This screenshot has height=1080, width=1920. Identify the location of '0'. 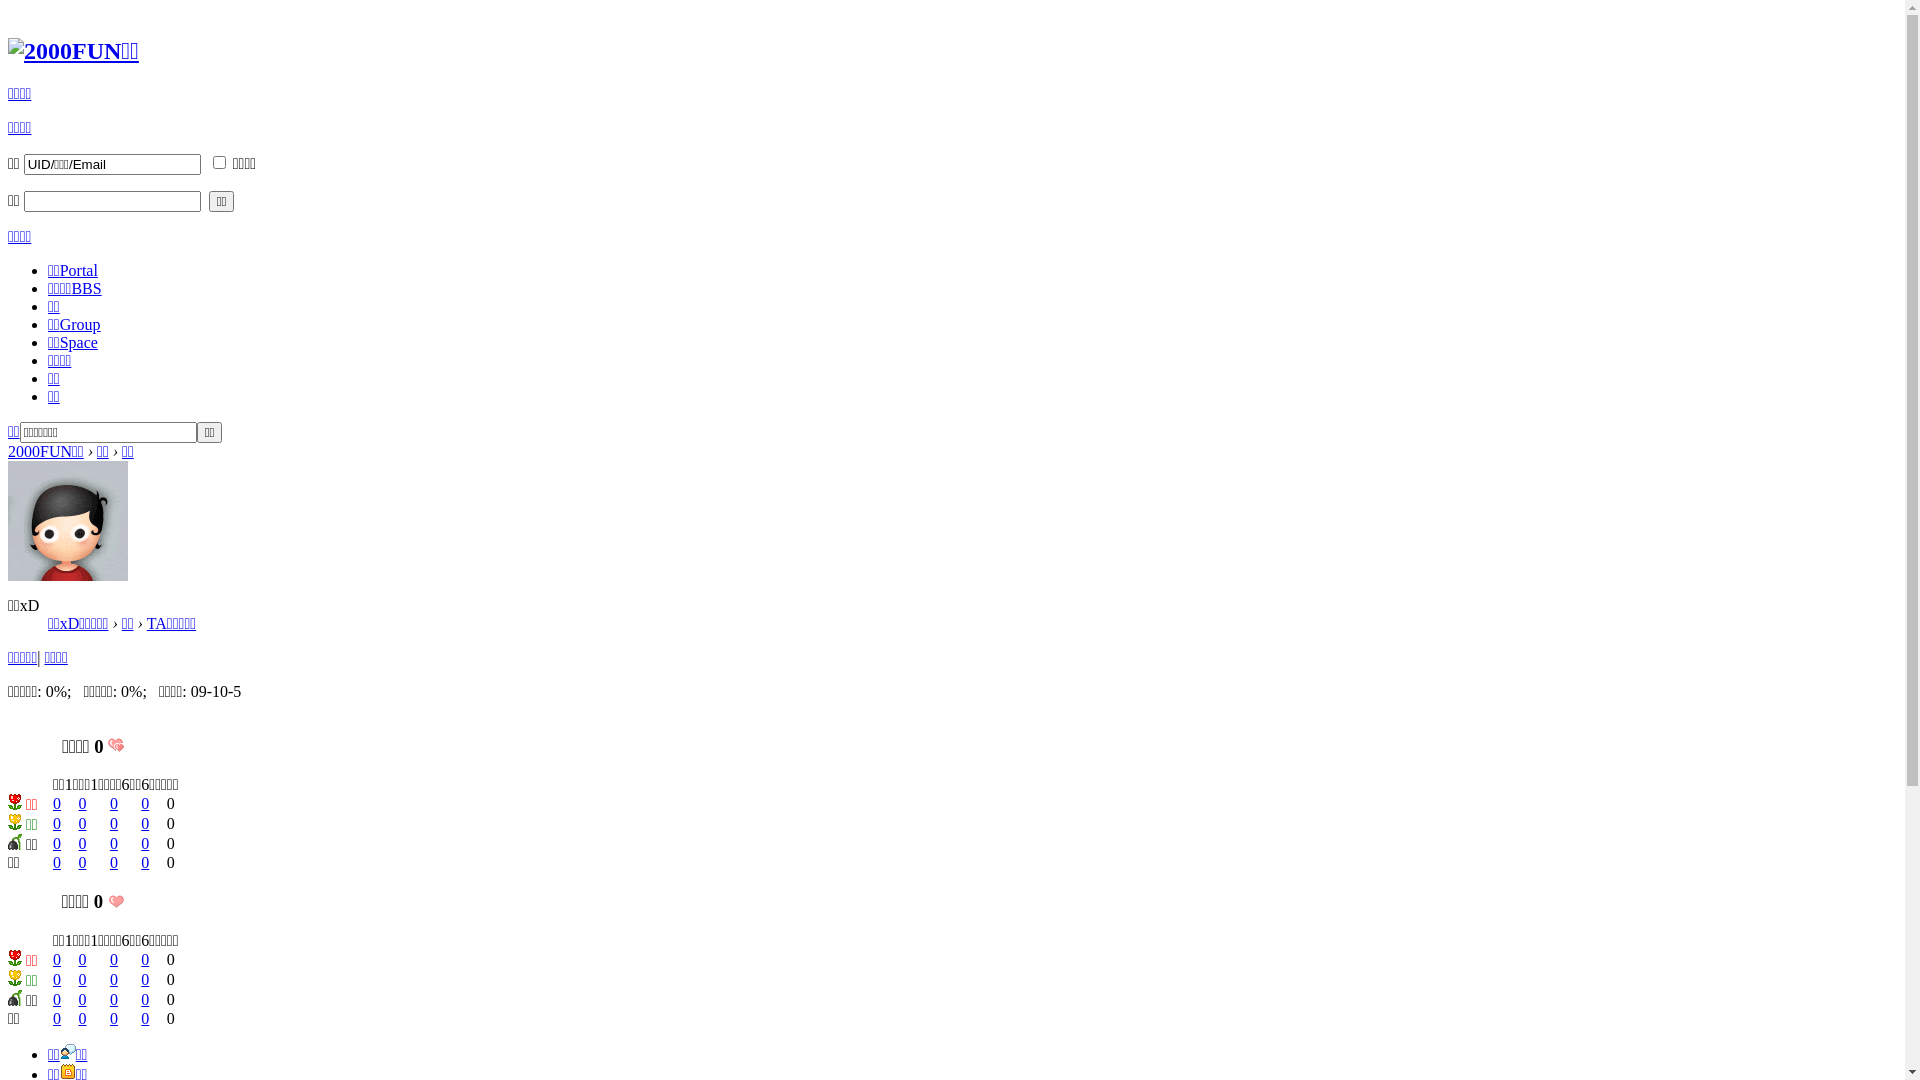
(57, 843).